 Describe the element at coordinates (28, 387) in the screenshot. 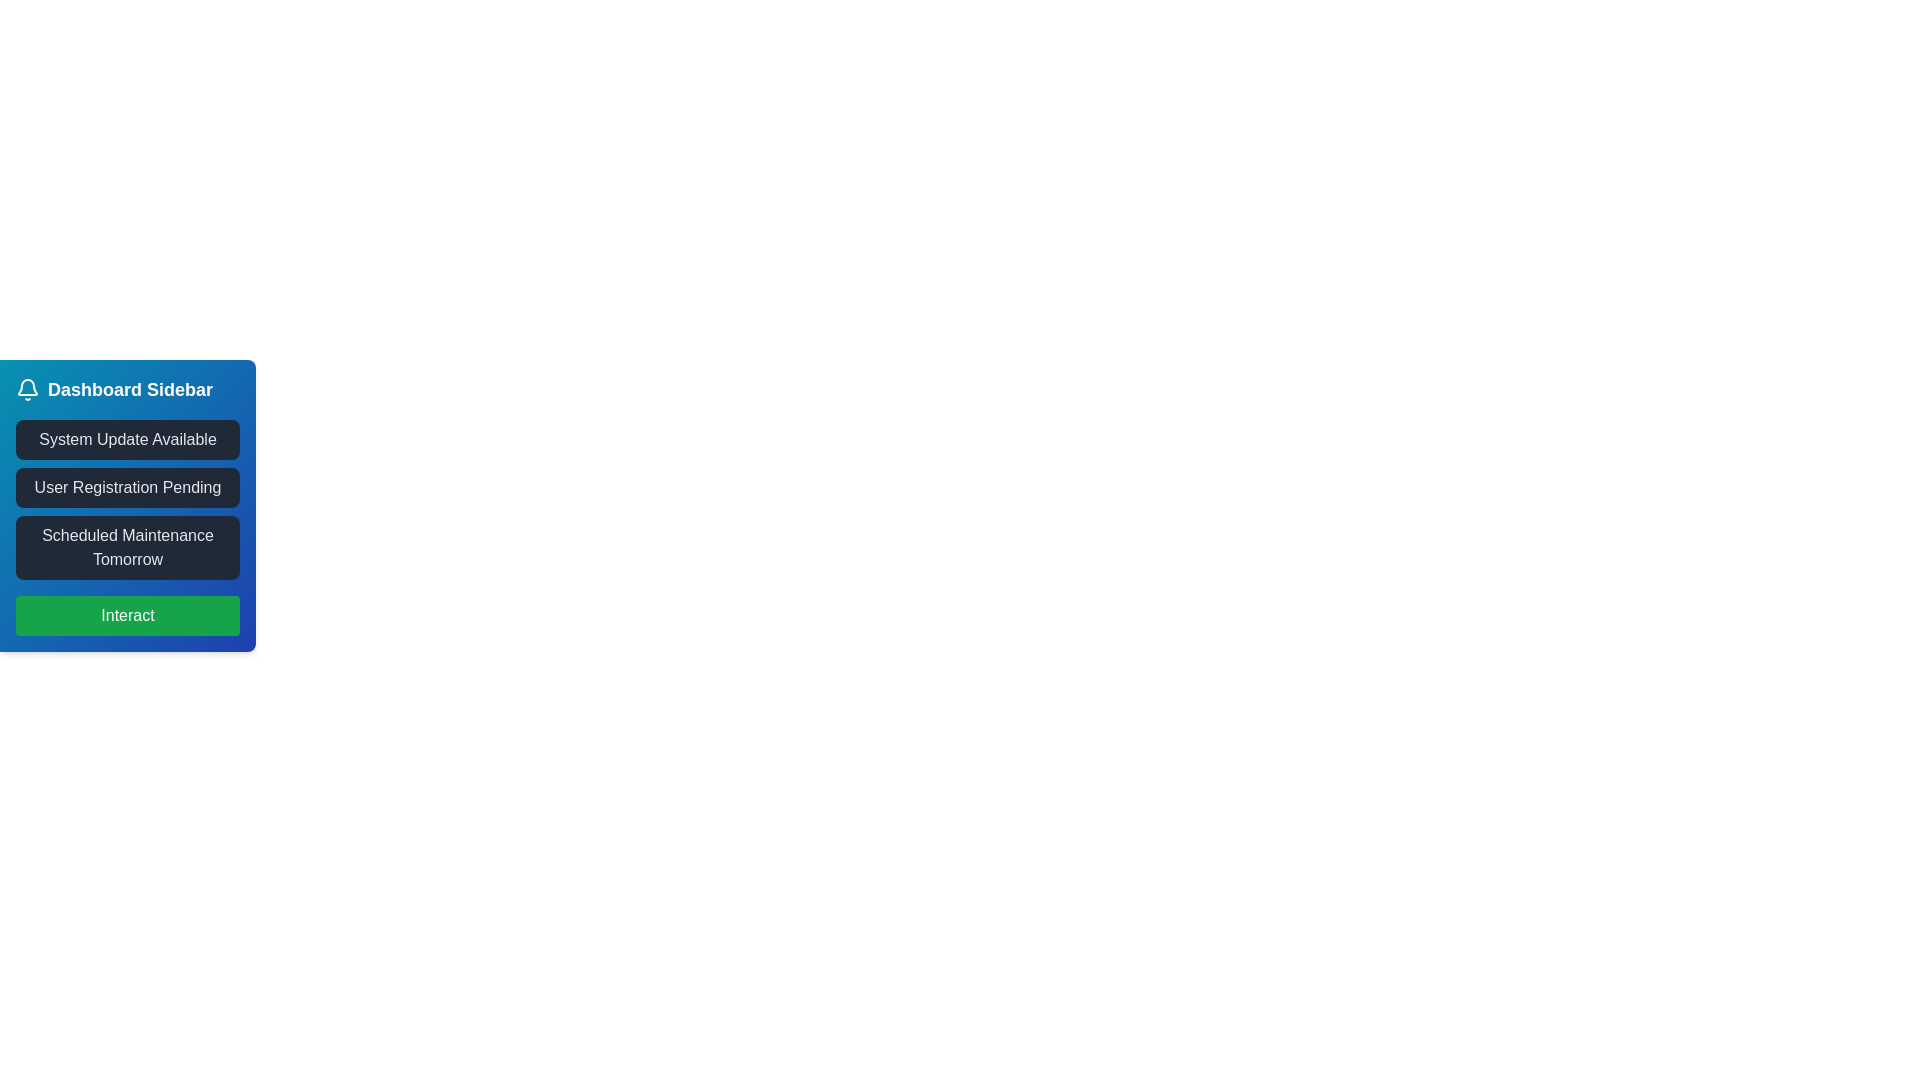

I see `the notification icon located in the top-left corner of the Dashboard Sidebar, which suggests checking for new notifications or important messages` at that location.